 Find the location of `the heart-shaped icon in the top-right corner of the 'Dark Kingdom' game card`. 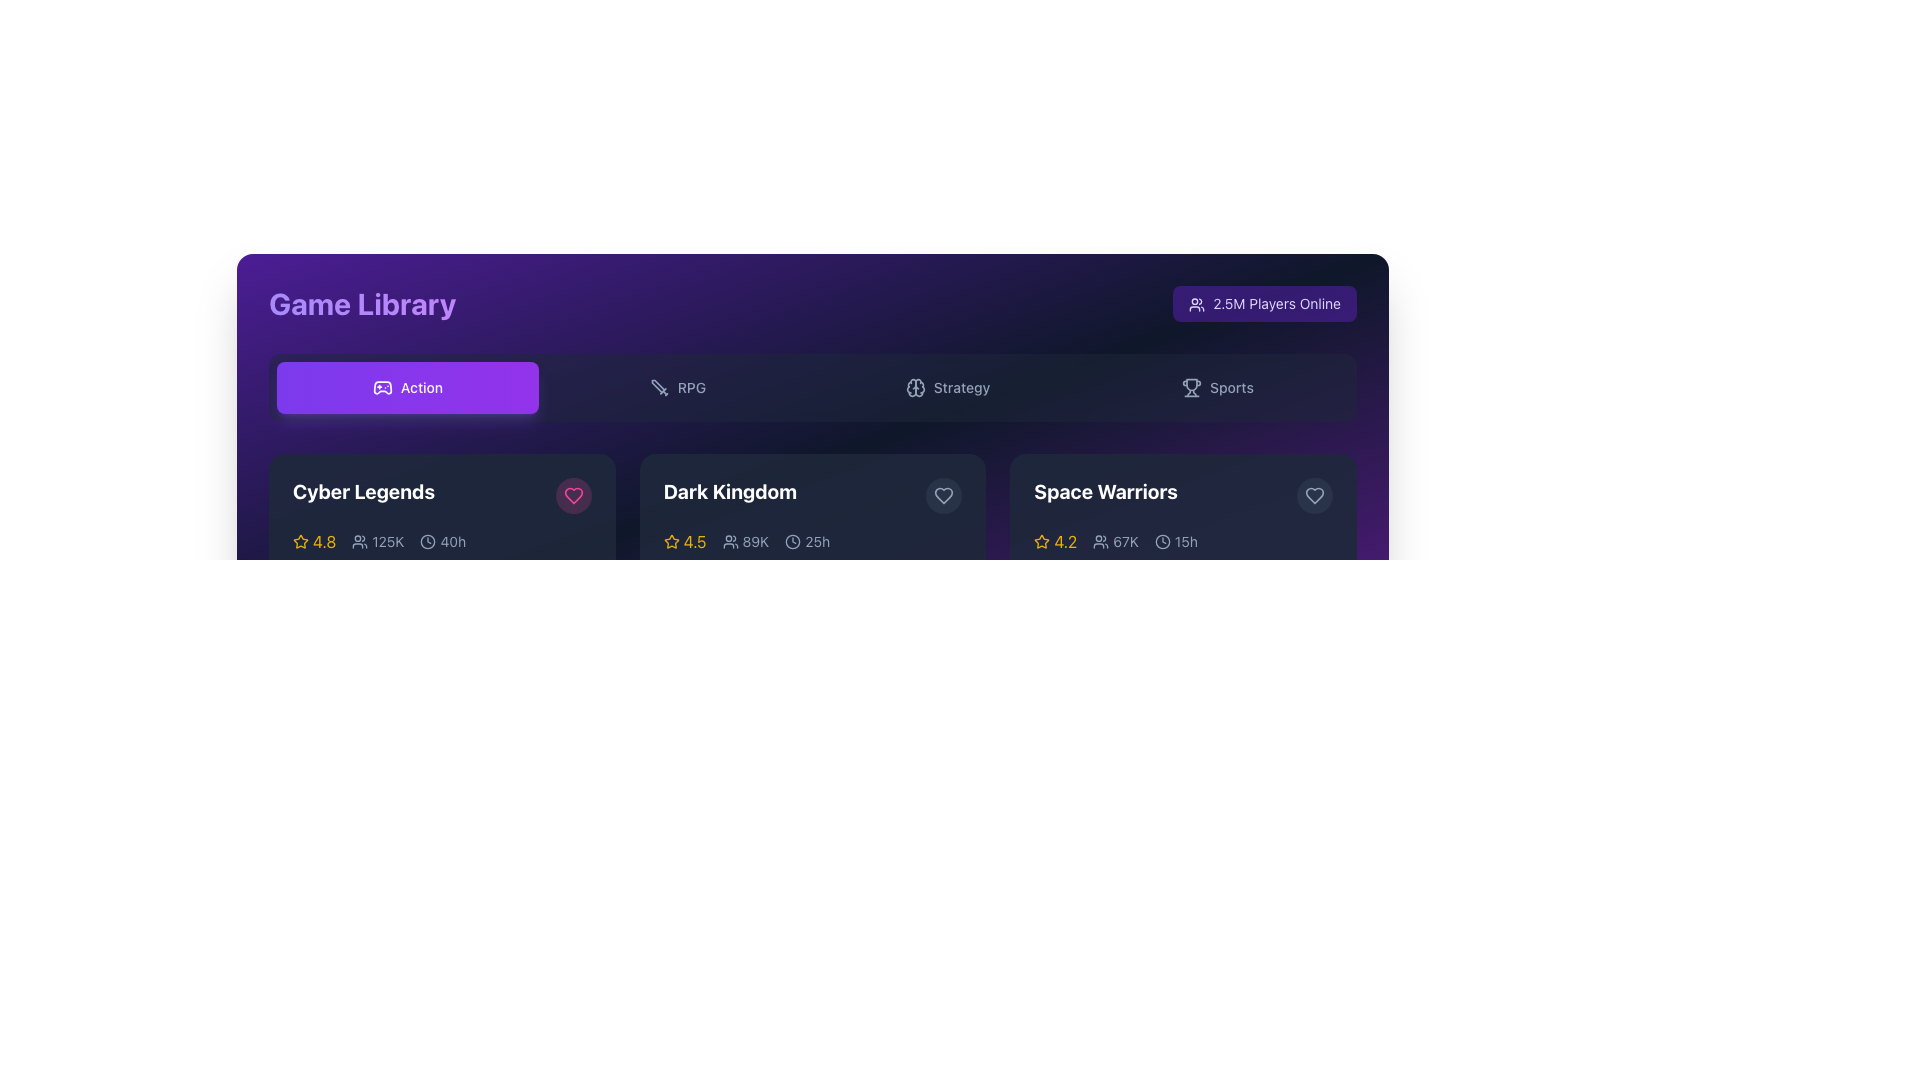

the heart-shaped icon in the top-right corner of the 'Dark Kingdom' game card is located at coordinates (943, 495).